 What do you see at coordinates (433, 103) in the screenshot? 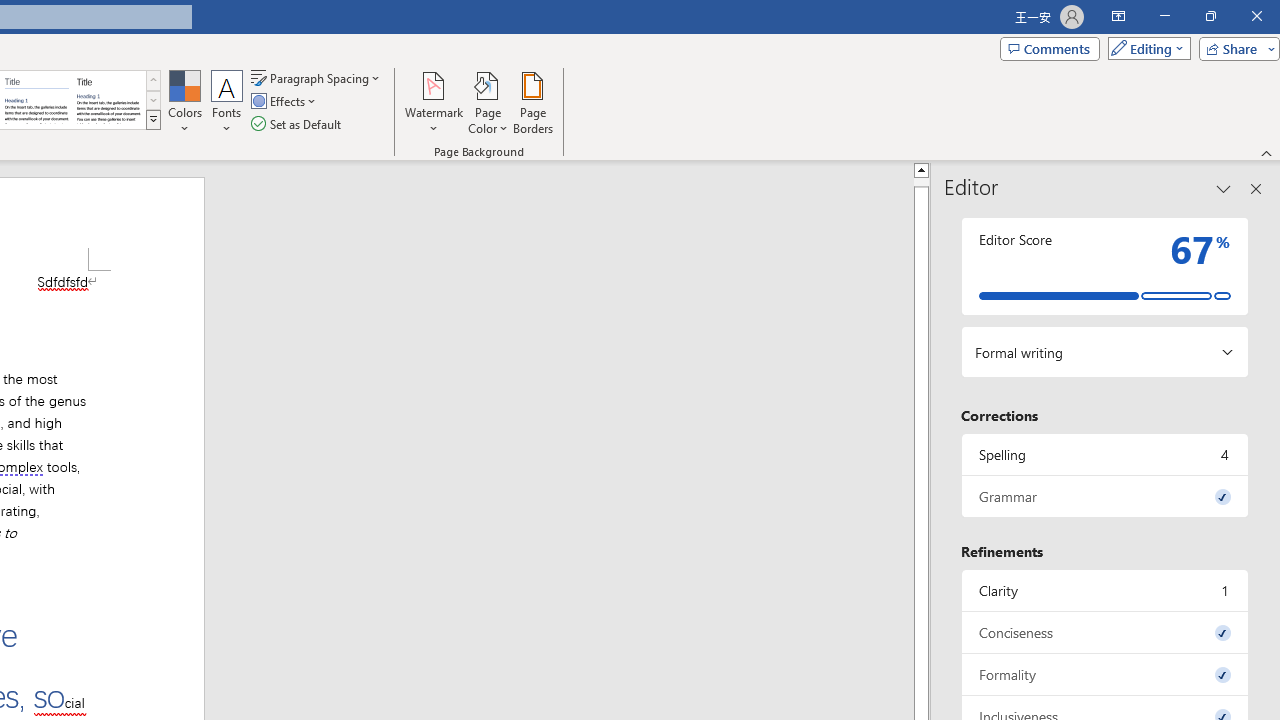
I see `'Watermark'` at bounding box center [433, 103].